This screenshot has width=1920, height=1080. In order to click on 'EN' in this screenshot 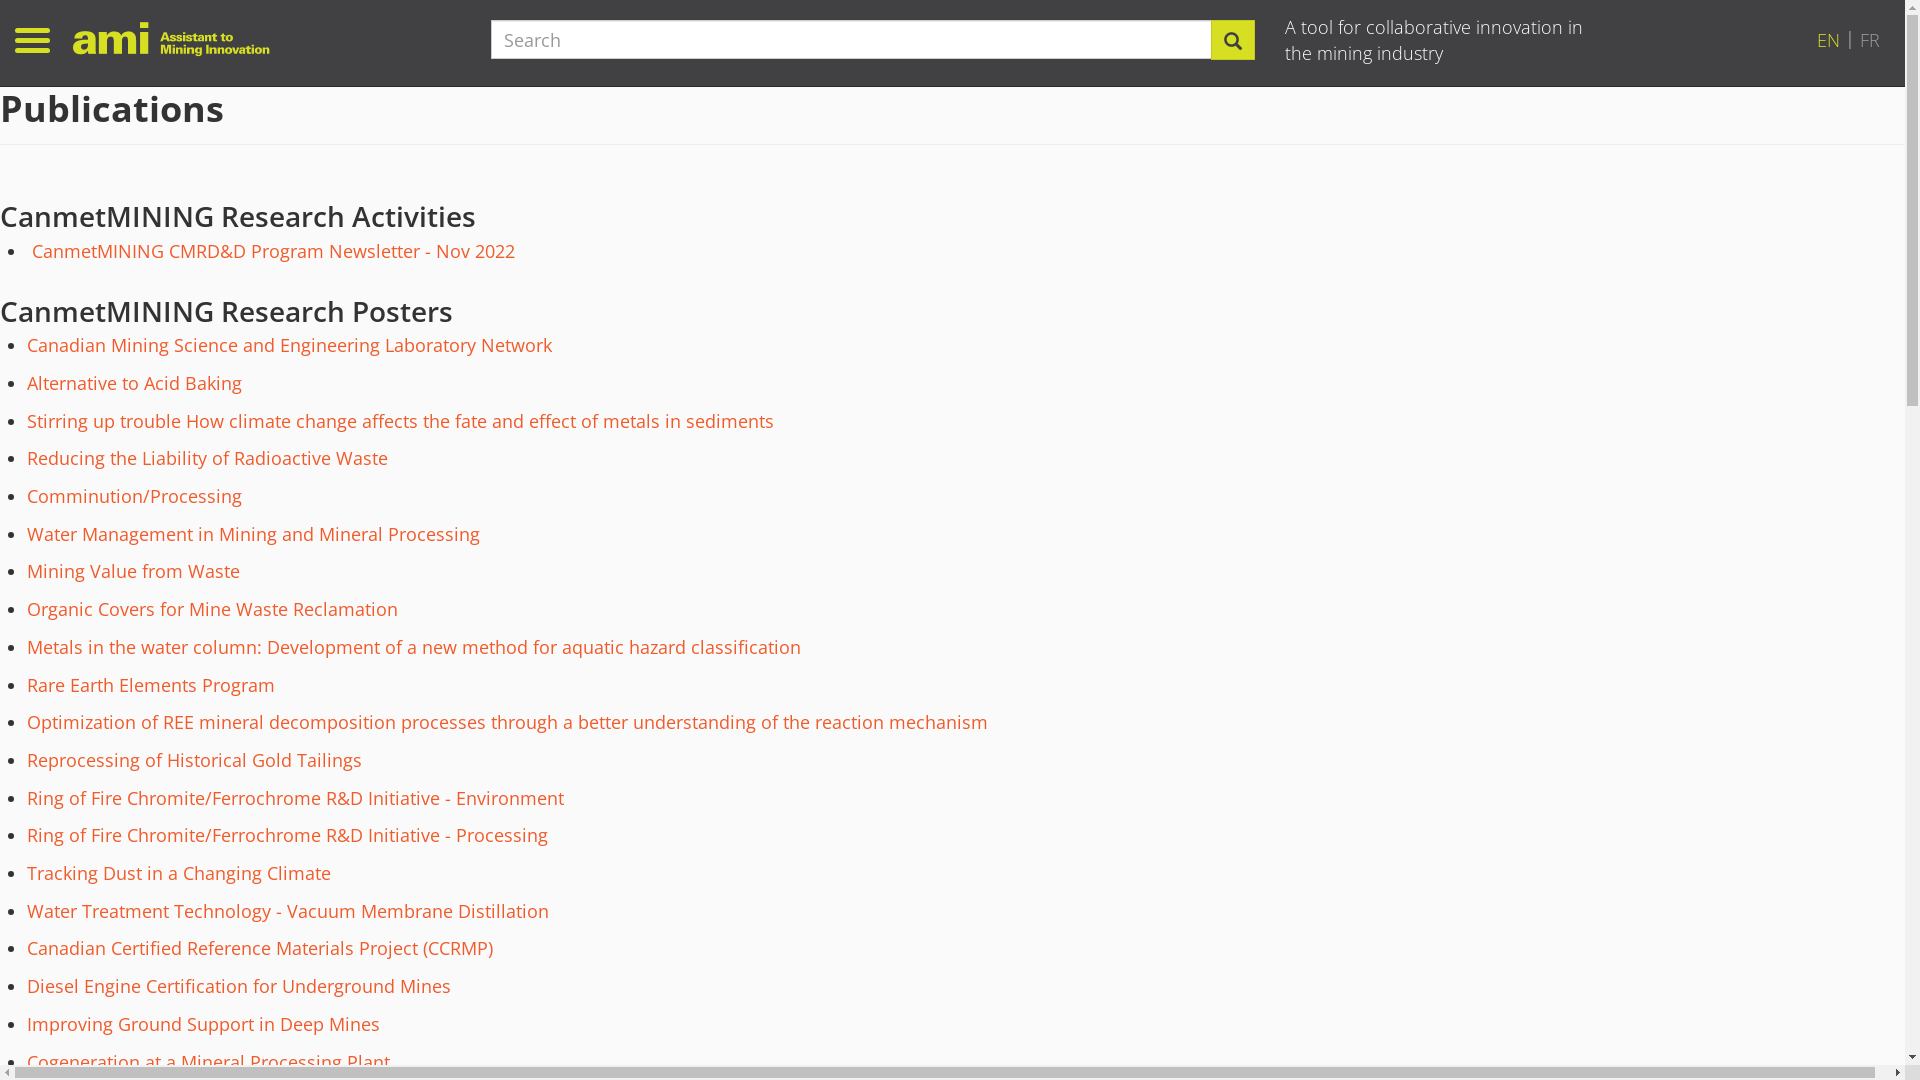, I will do `click(1806, 40)`.